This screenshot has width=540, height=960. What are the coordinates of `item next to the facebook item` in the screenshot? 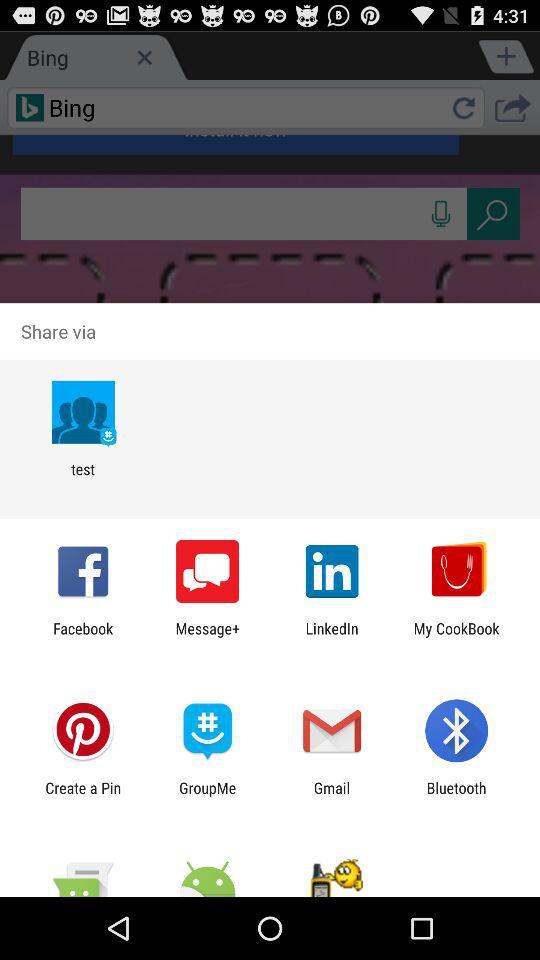 It's located at (206, 636).